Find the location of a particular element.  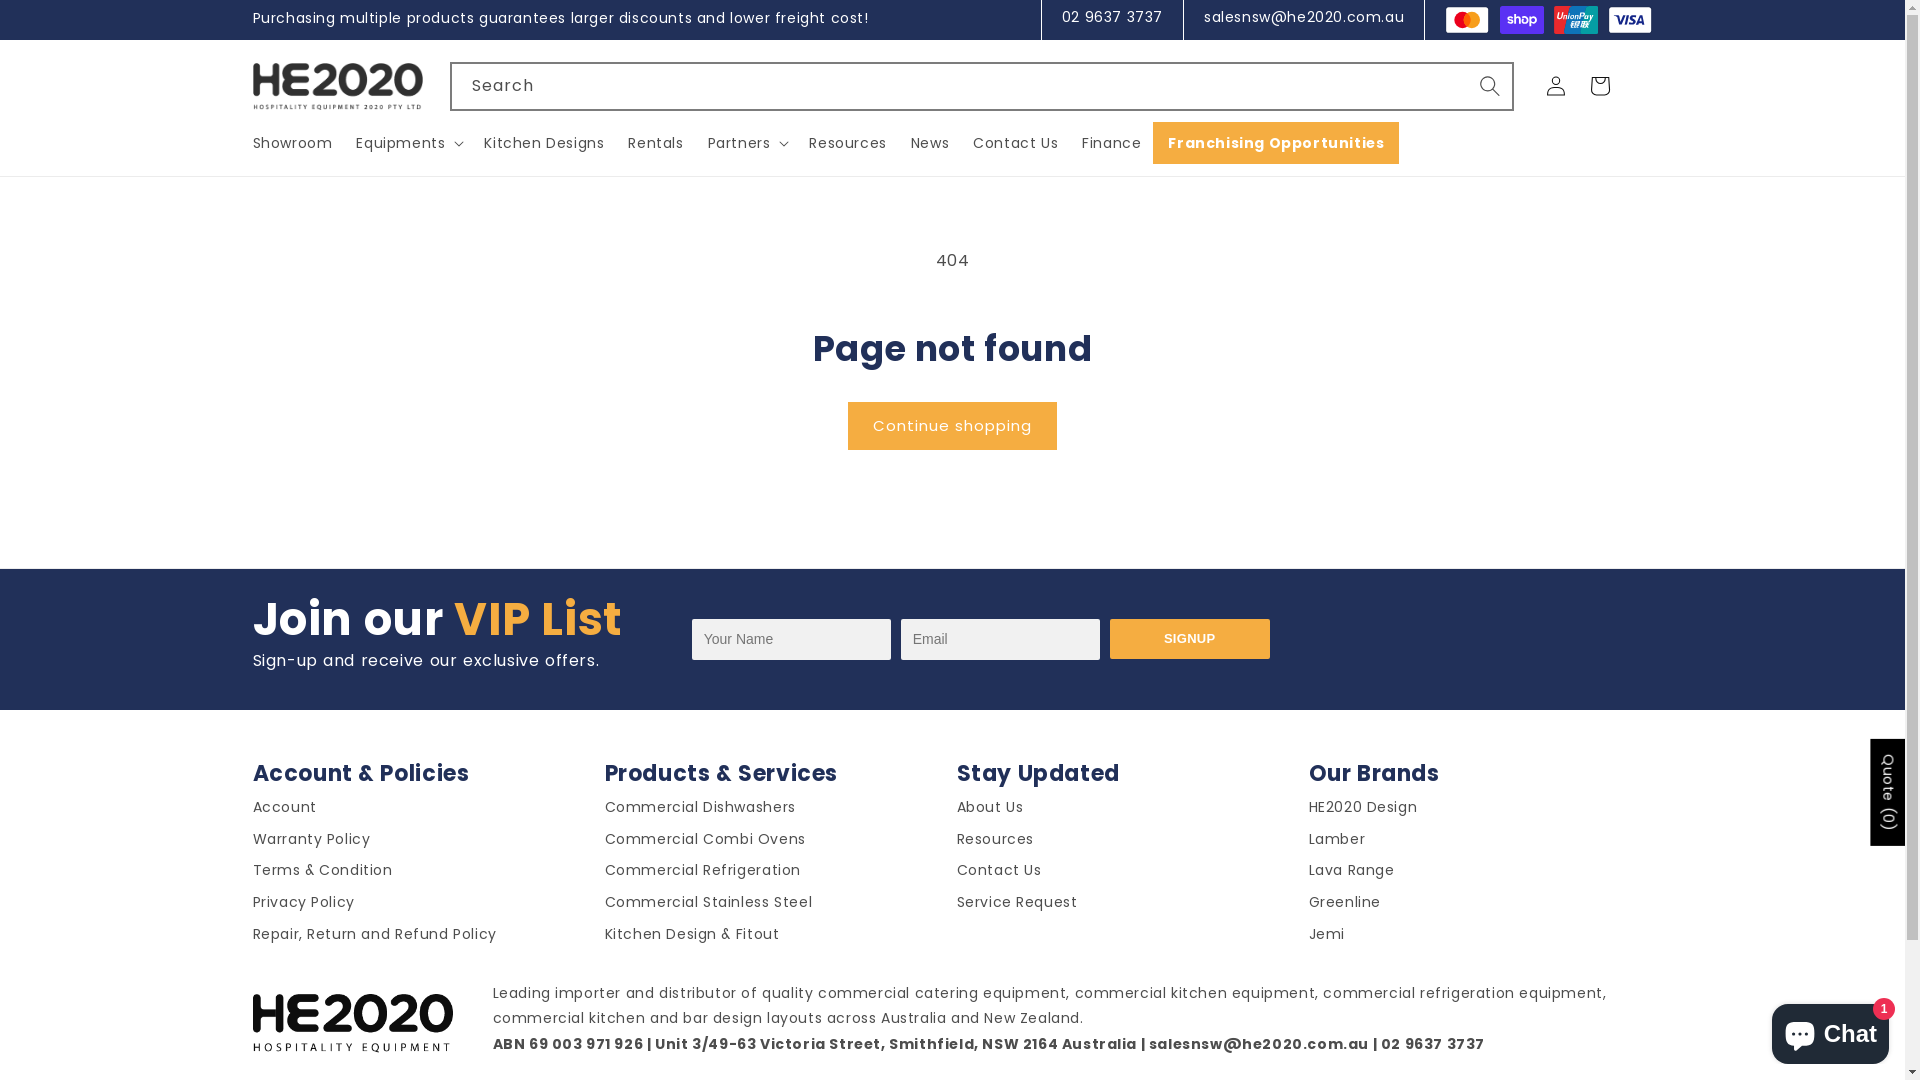

'Jemi' is located at coordinates (1325, 938).